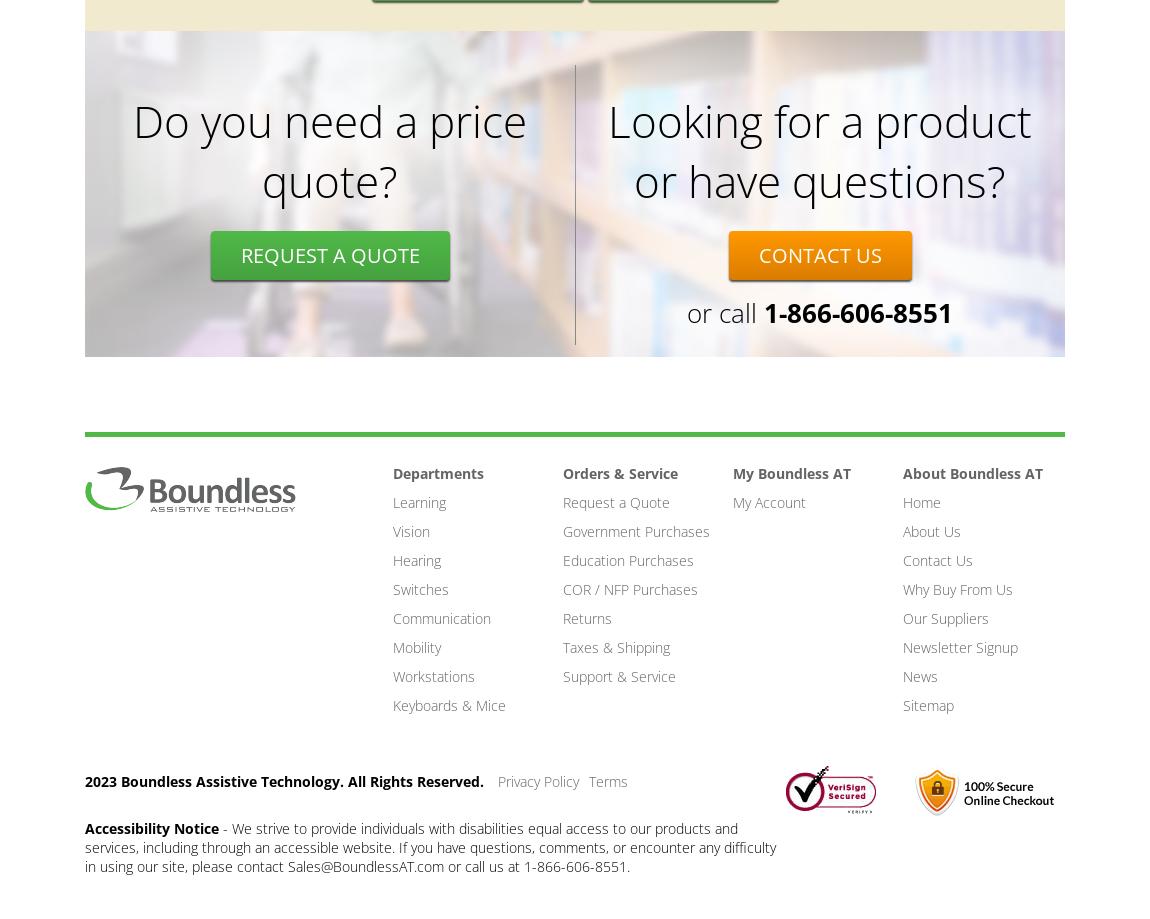  I want to click on 'Returns', so click(586, 618).